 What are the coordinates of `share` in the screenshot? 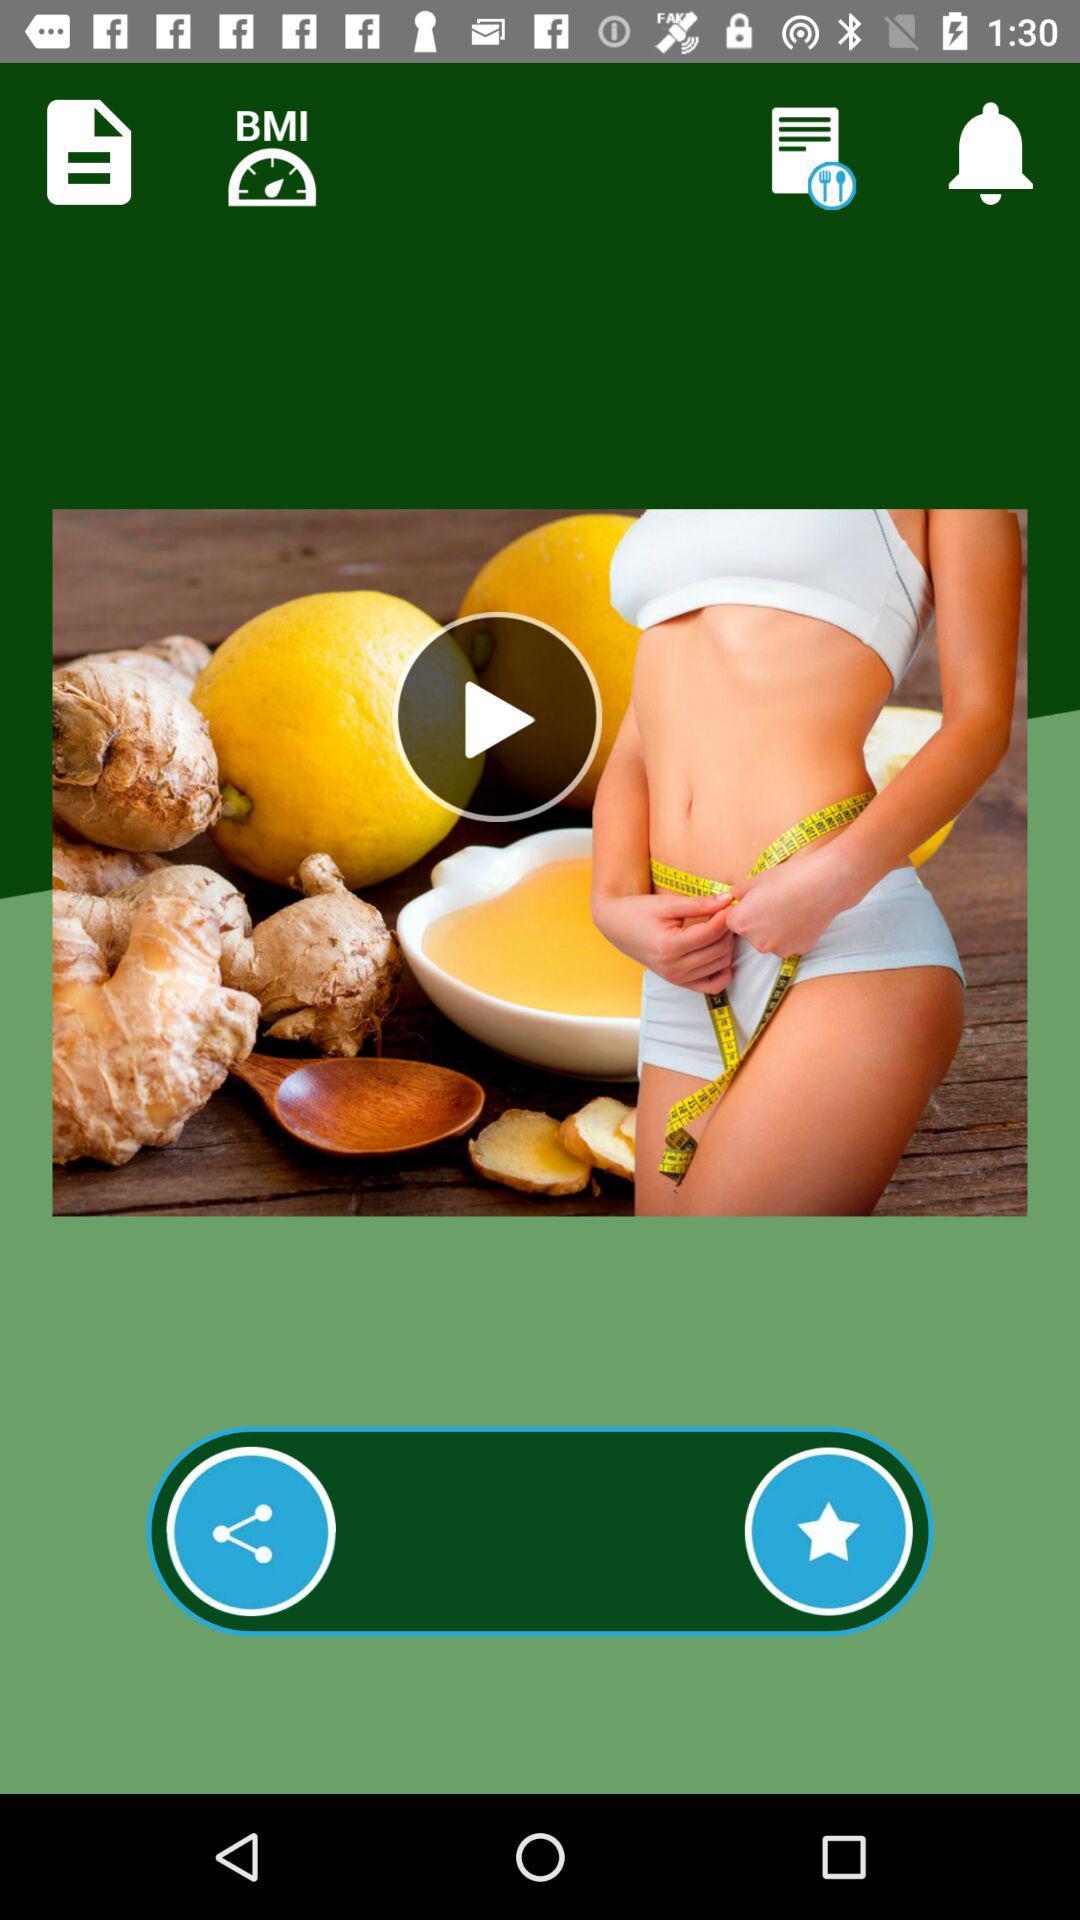 It's located at (250, 1530).